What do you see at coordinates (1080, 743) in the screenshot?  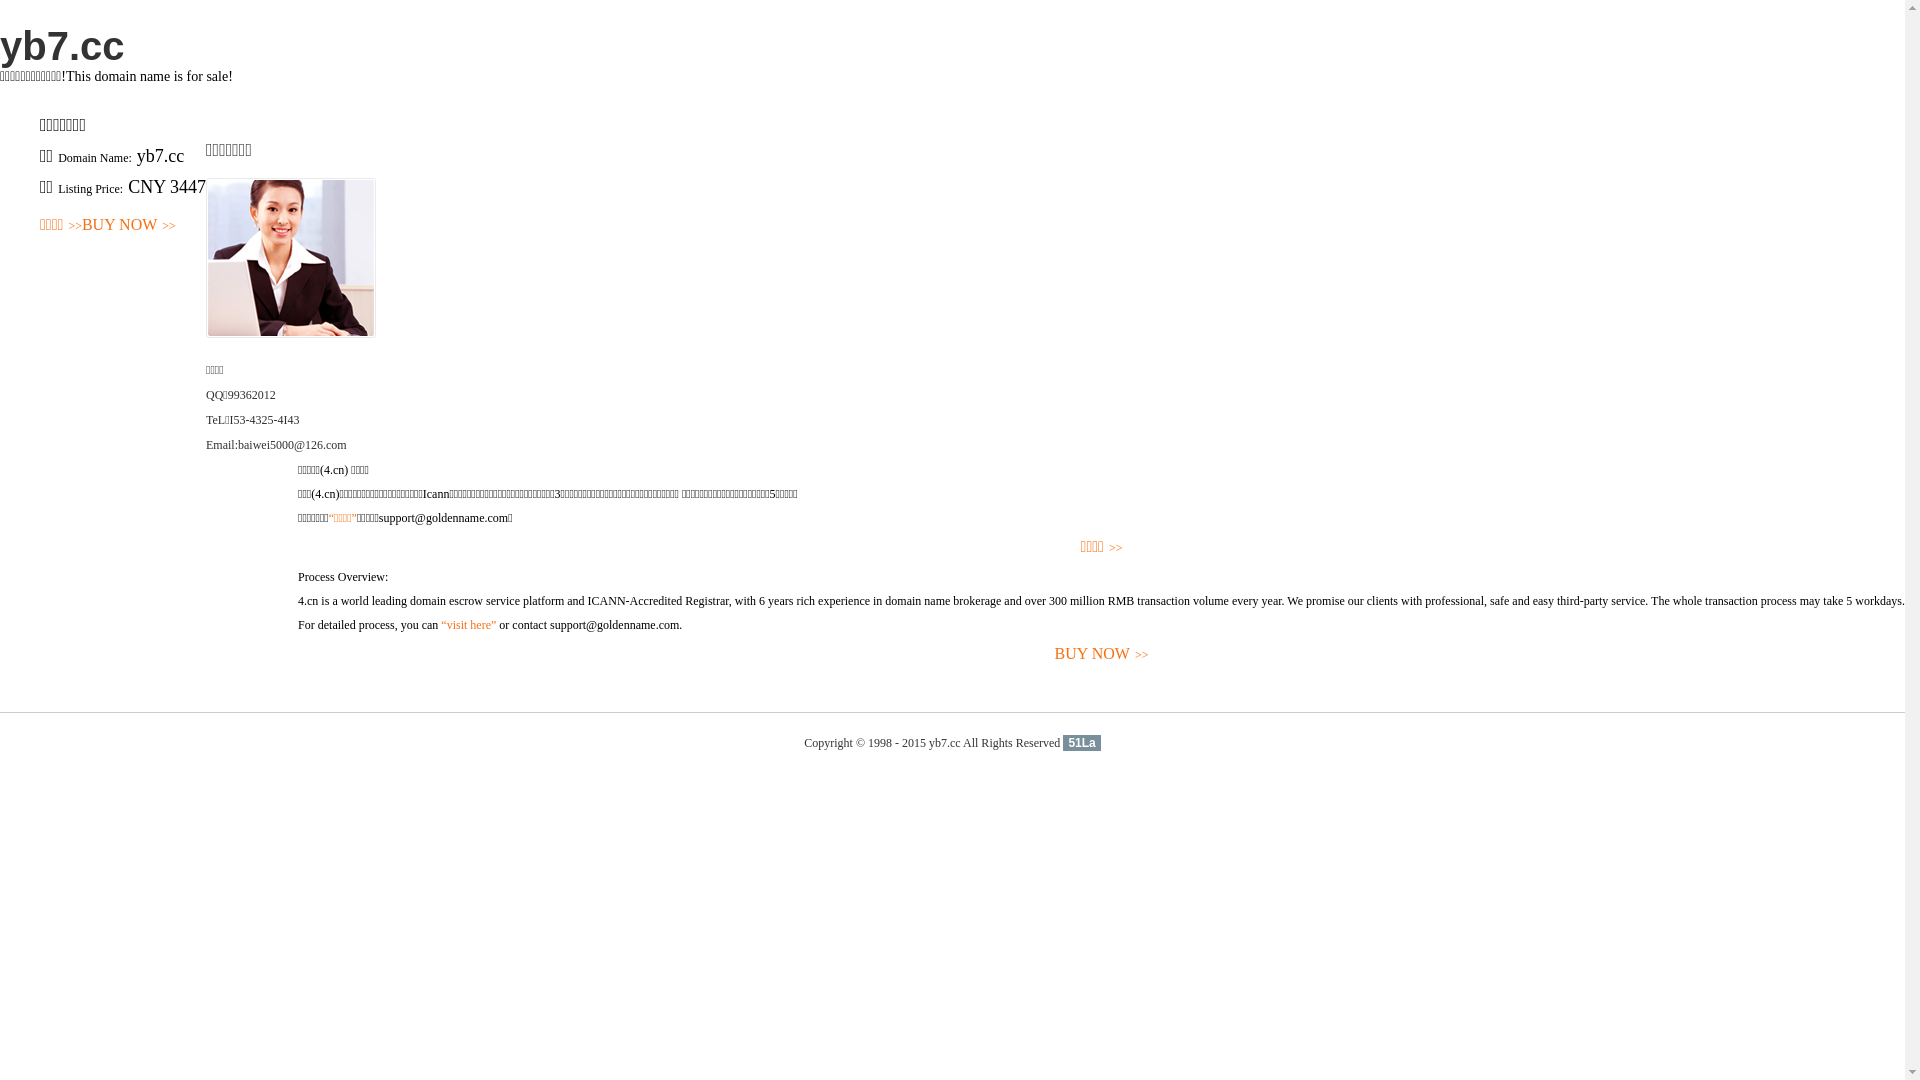 I see `'51La'` at bounding box center [1080, 743].